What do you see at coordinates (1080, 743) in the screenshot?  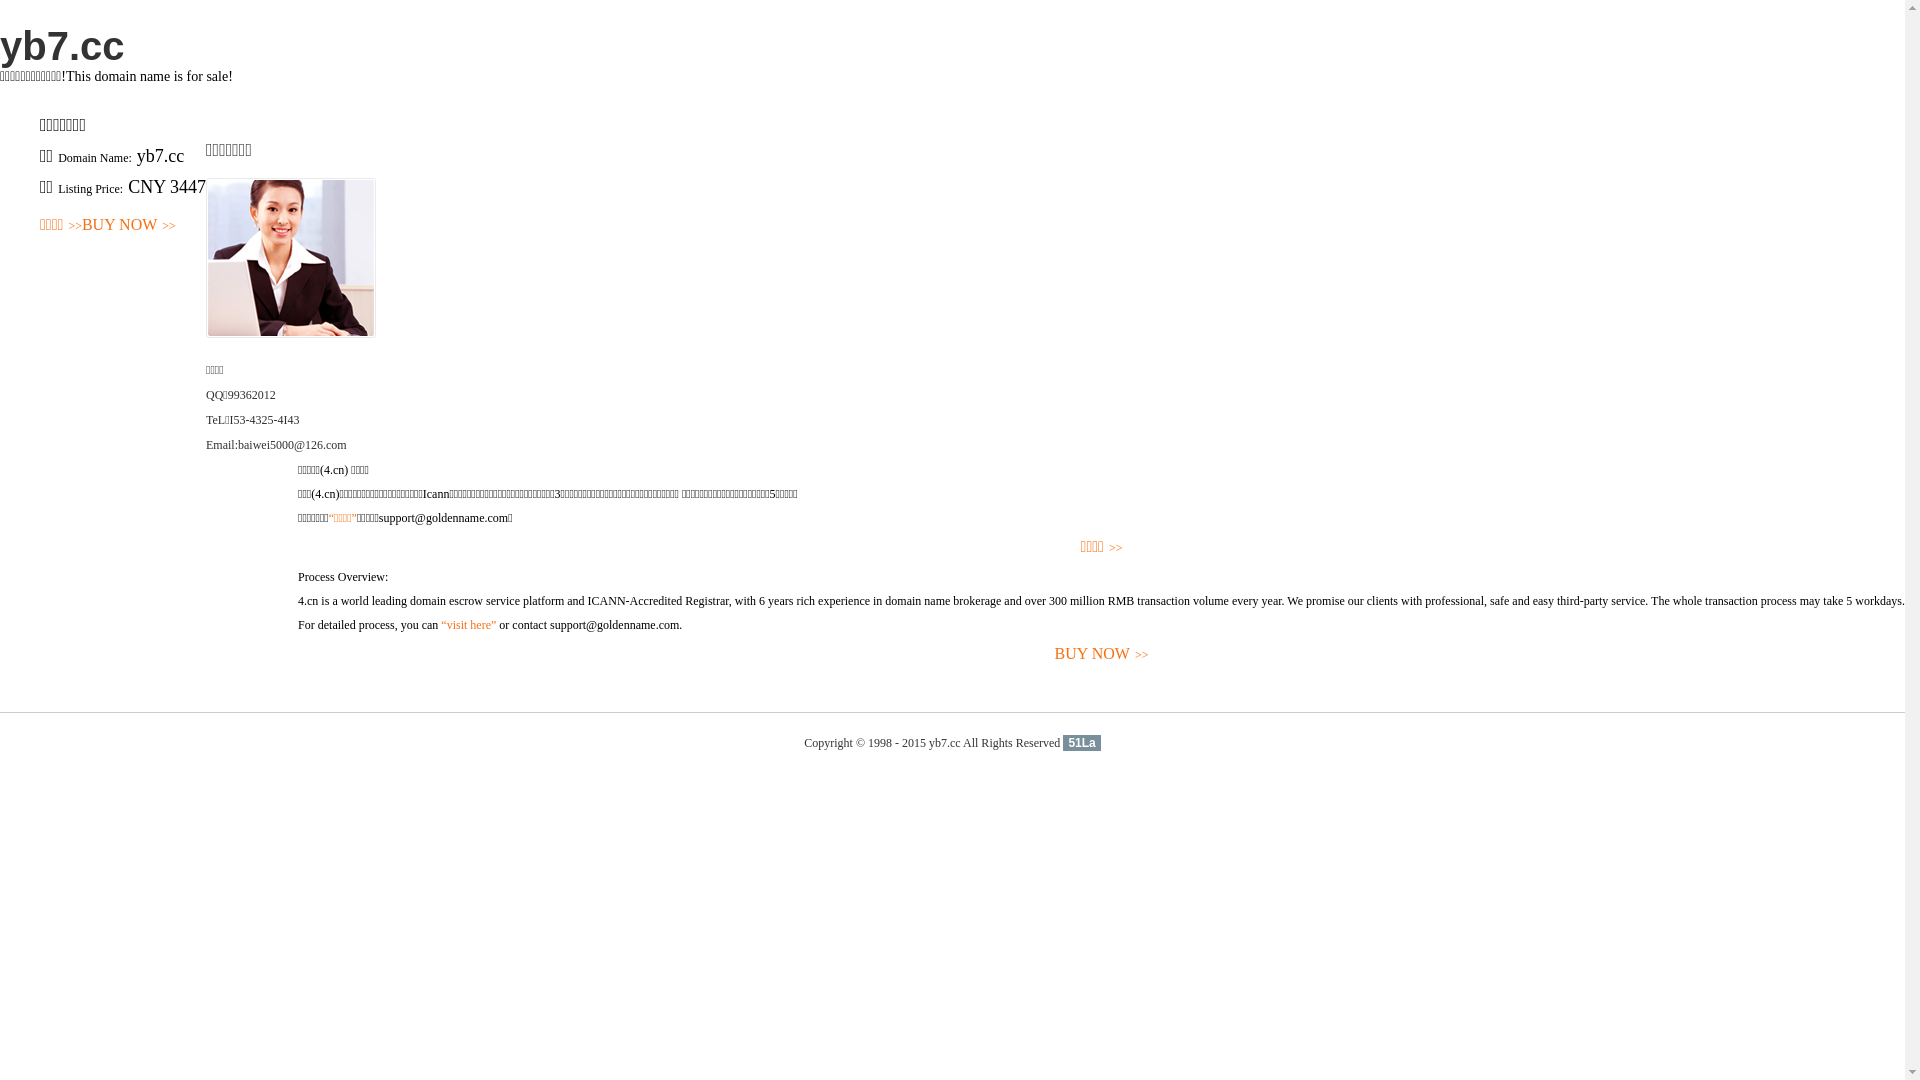 I see `'51La'` at bounding box center [1080, 743].